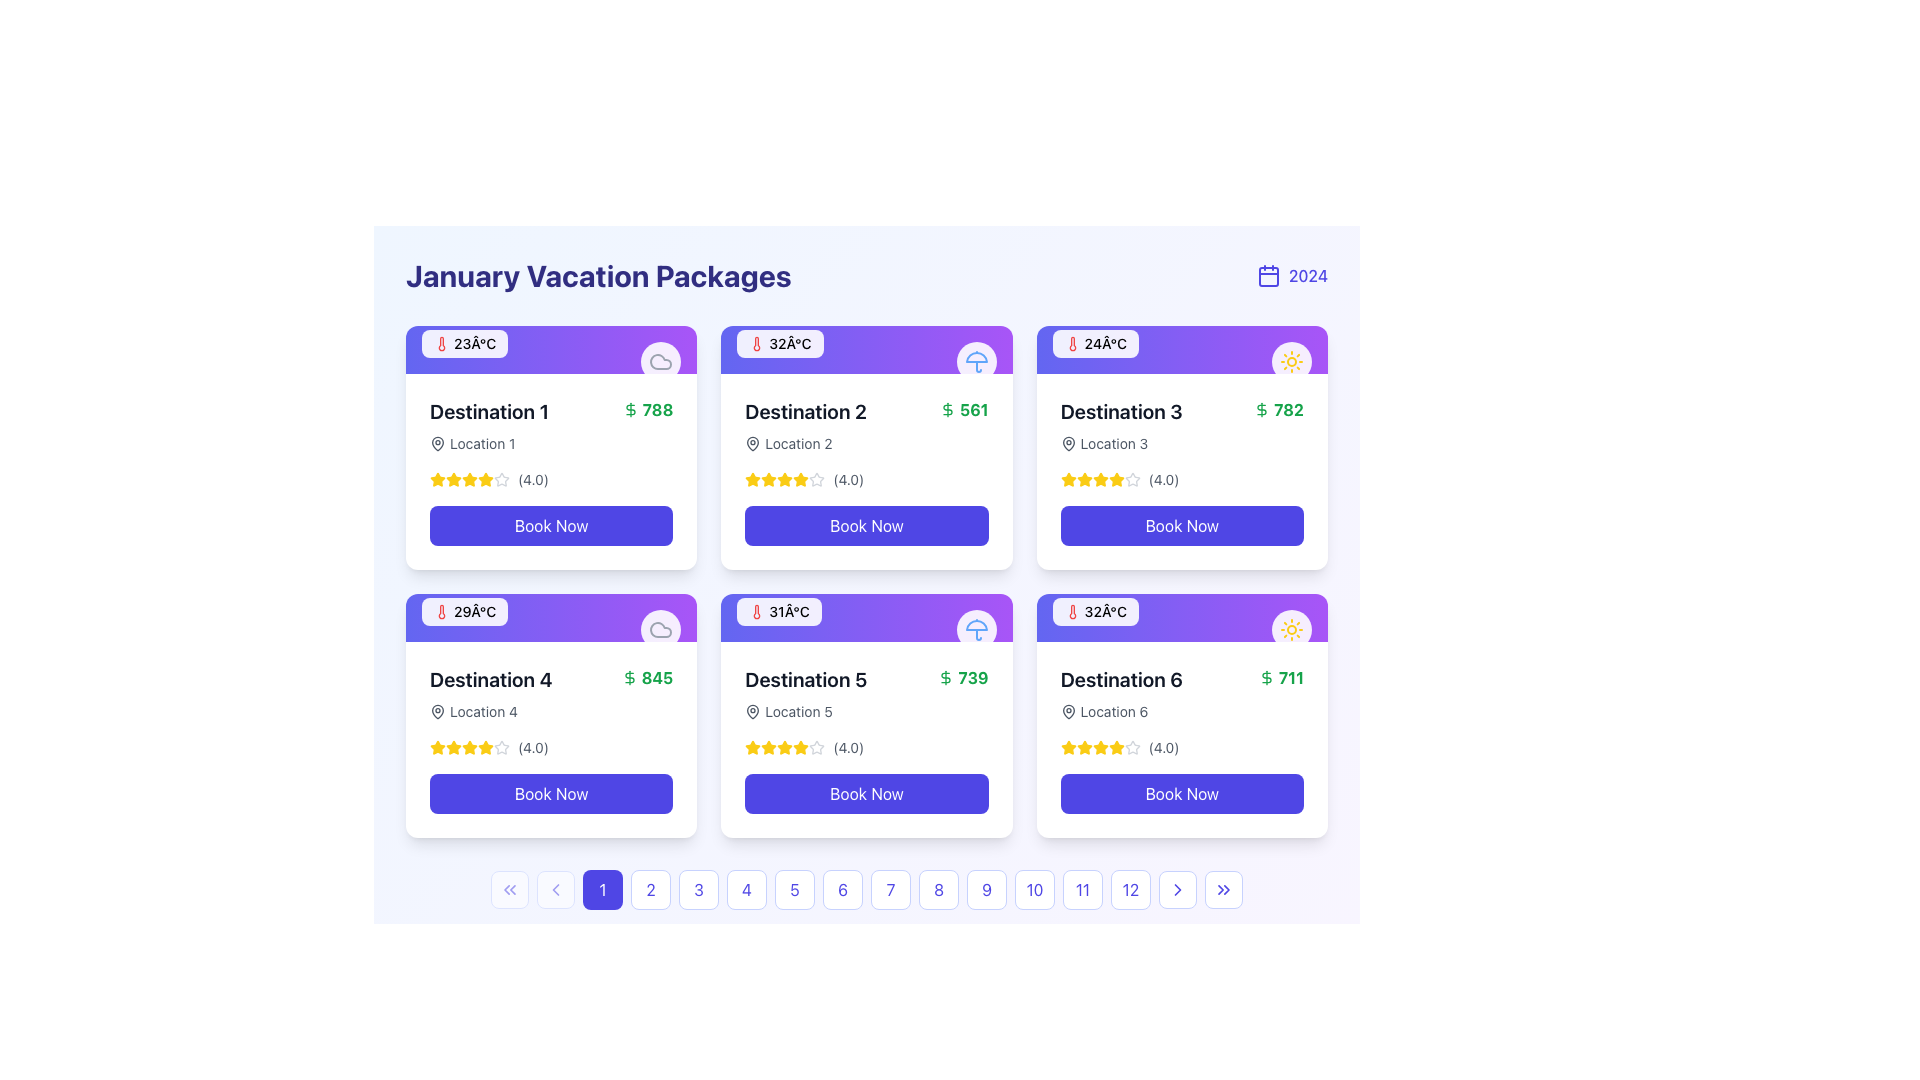 Image resolution: width=1920 pixels, height=1080 pixels. Describe the element at coordinates (784, 748) in the screenshot. I see `the state or color of the fourth star icon in the rating system located in the 'Destination 5' card of the second row, middle column` at that location.